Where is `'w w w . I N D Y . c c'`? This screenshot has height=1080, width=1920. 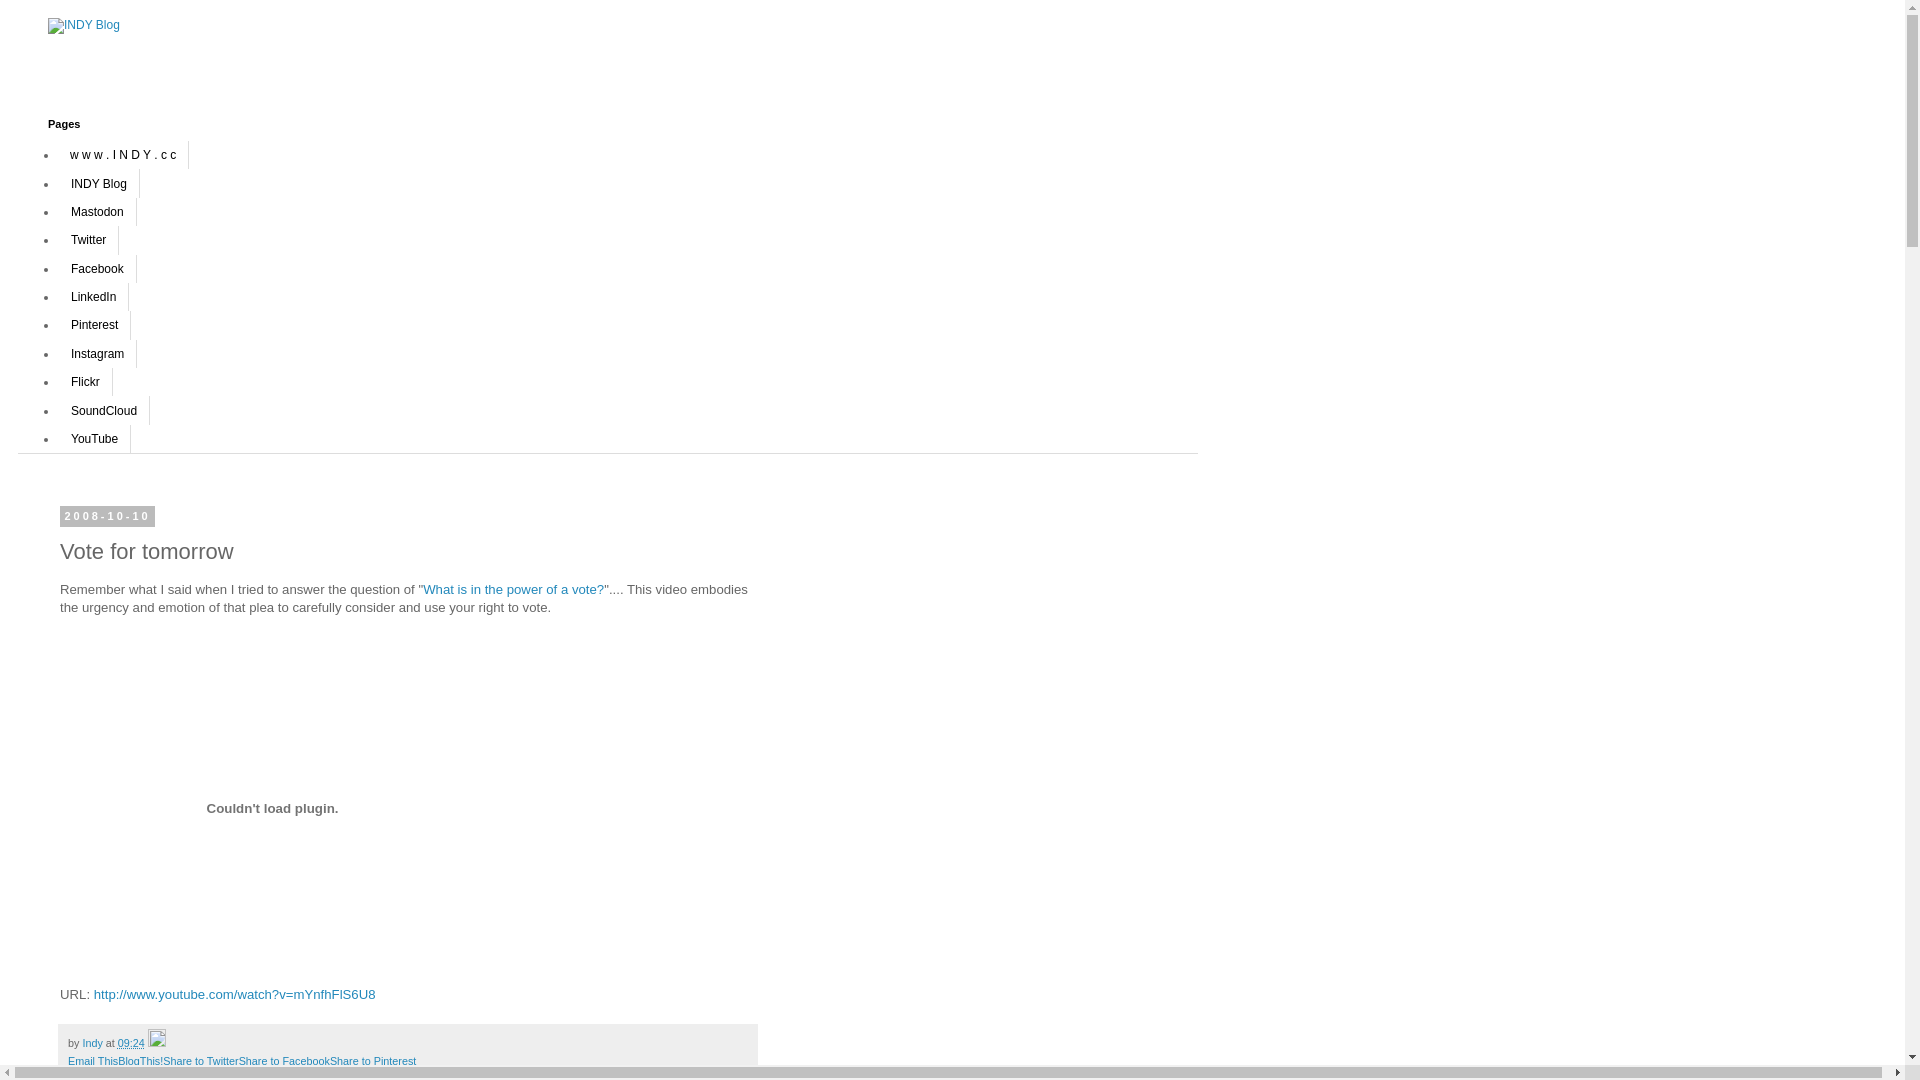 'w w w . I N D Y . c c' is located at coordinates (122, 153).